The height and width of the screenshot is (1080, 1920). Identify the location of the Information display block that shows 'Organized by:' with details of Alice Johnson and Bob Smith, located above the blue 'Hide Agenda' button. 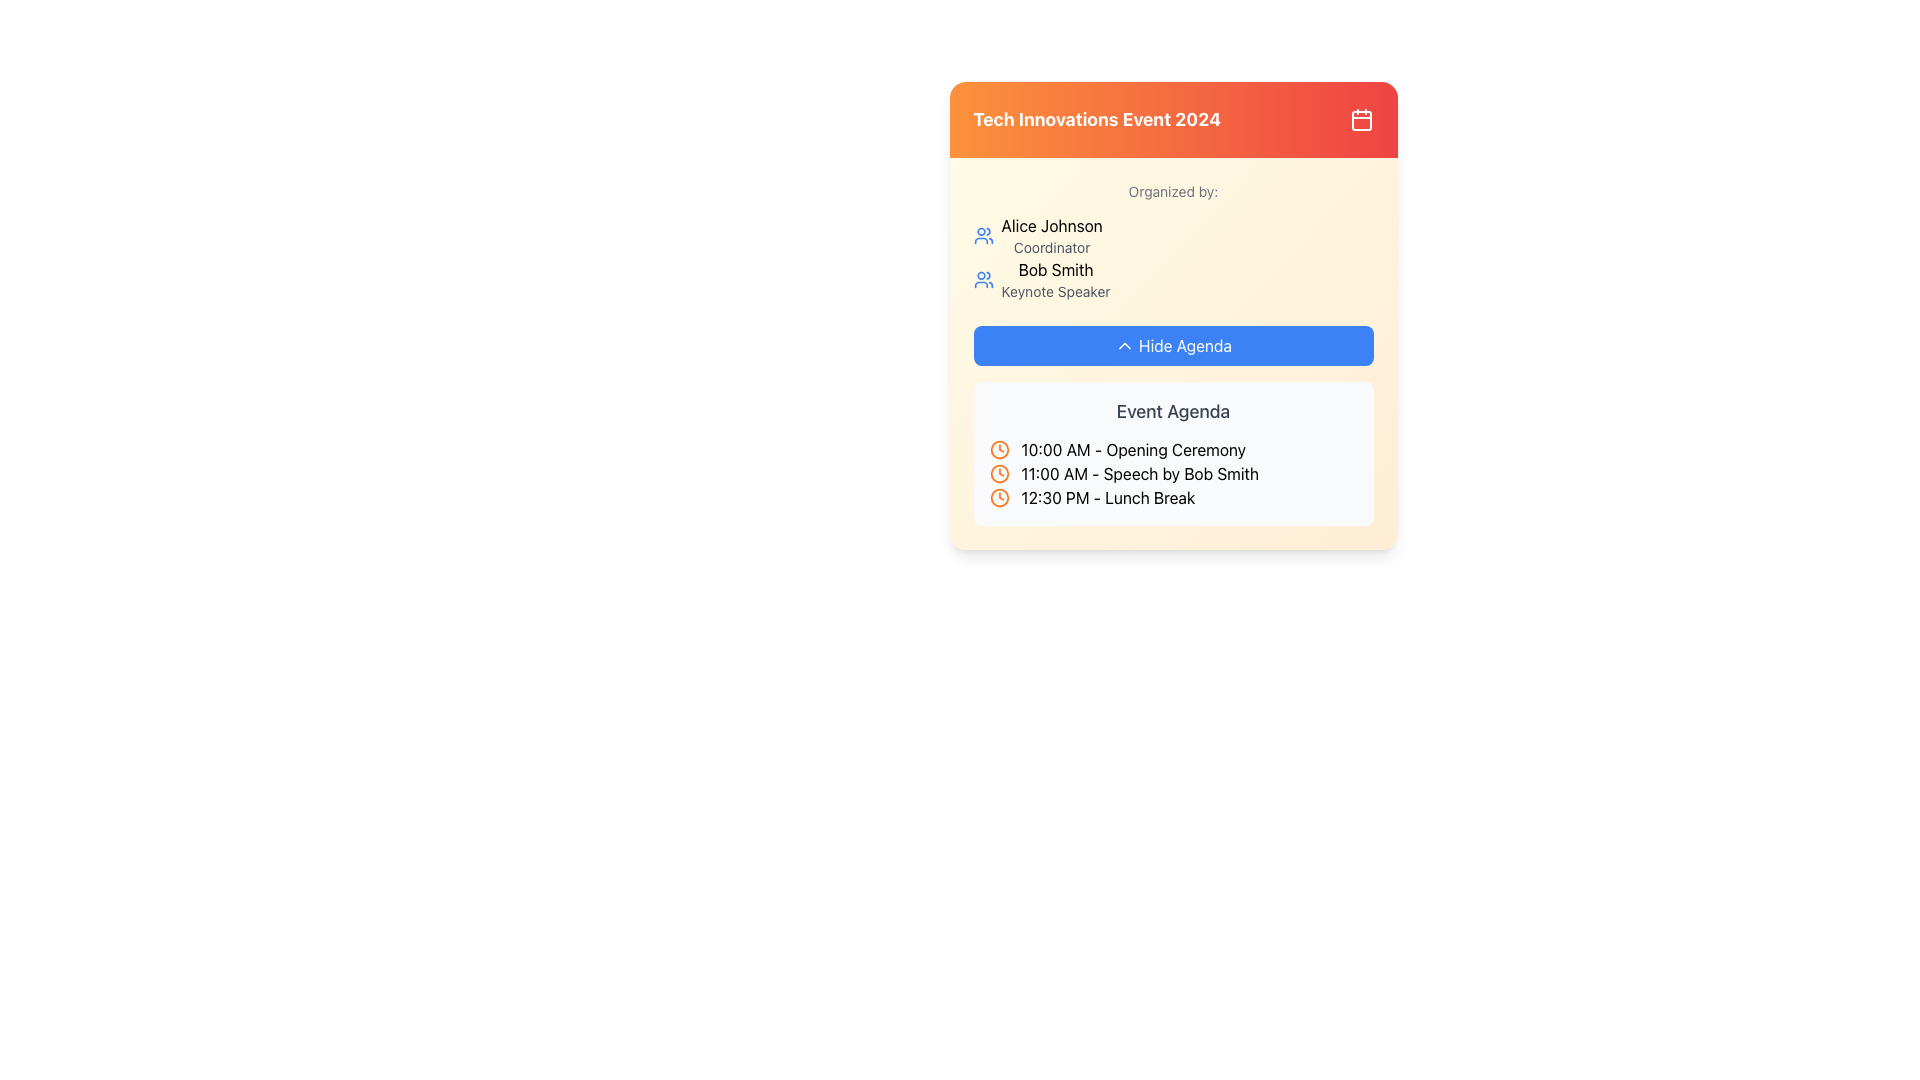
(1173, 273).